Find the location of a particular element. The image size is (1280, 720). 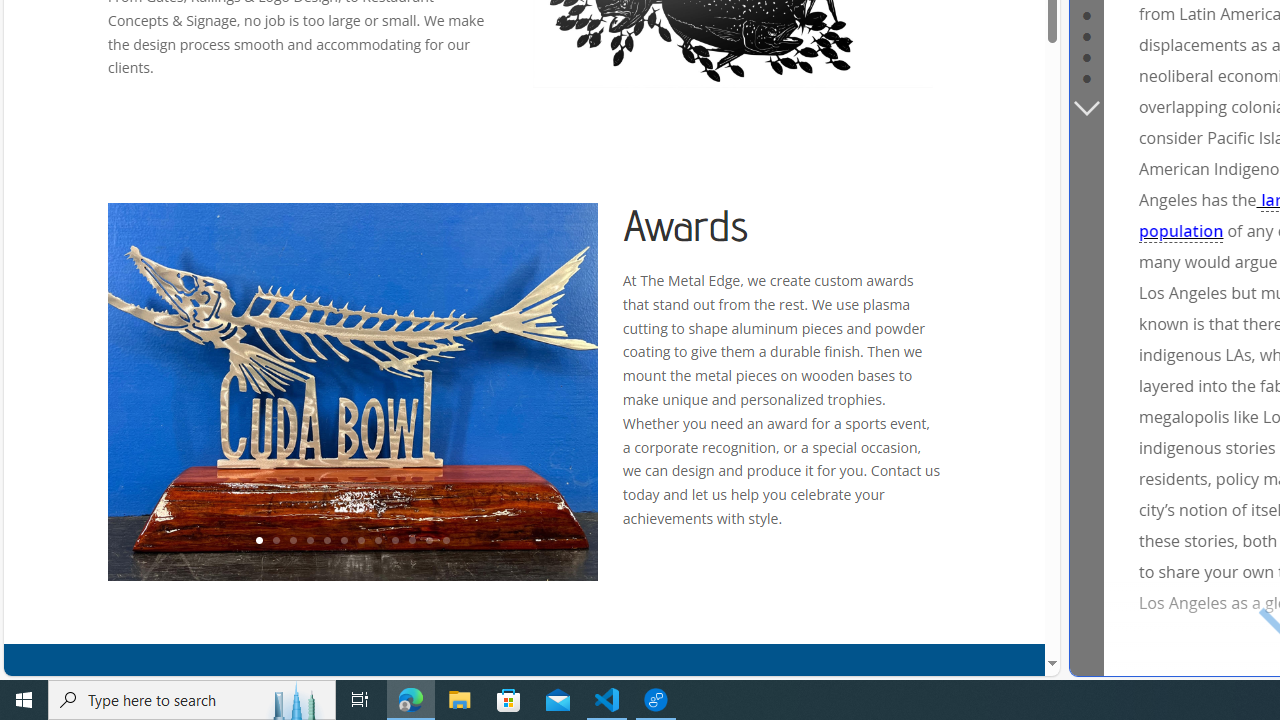

'3' is located at coordinates (292, 541).